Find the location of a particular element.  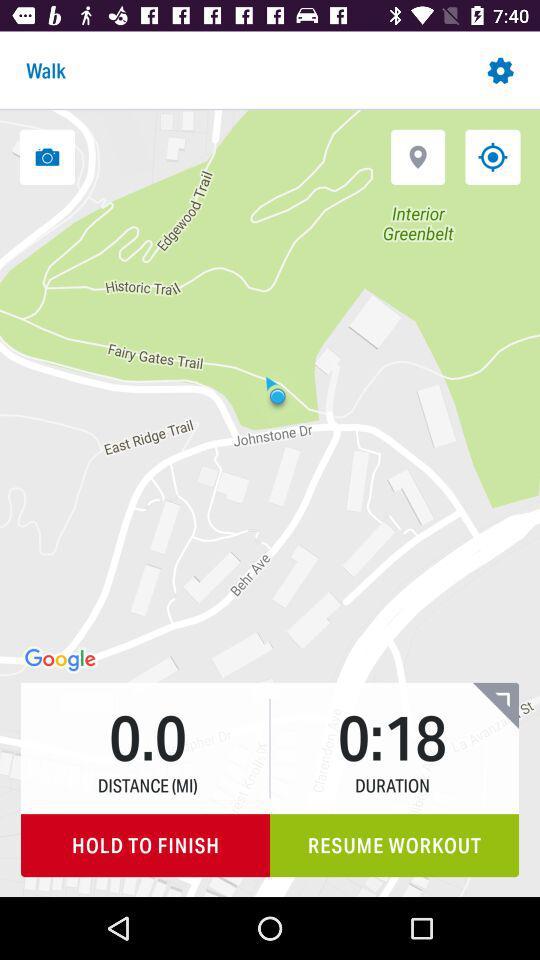

google is located at coordinates (61, 659).